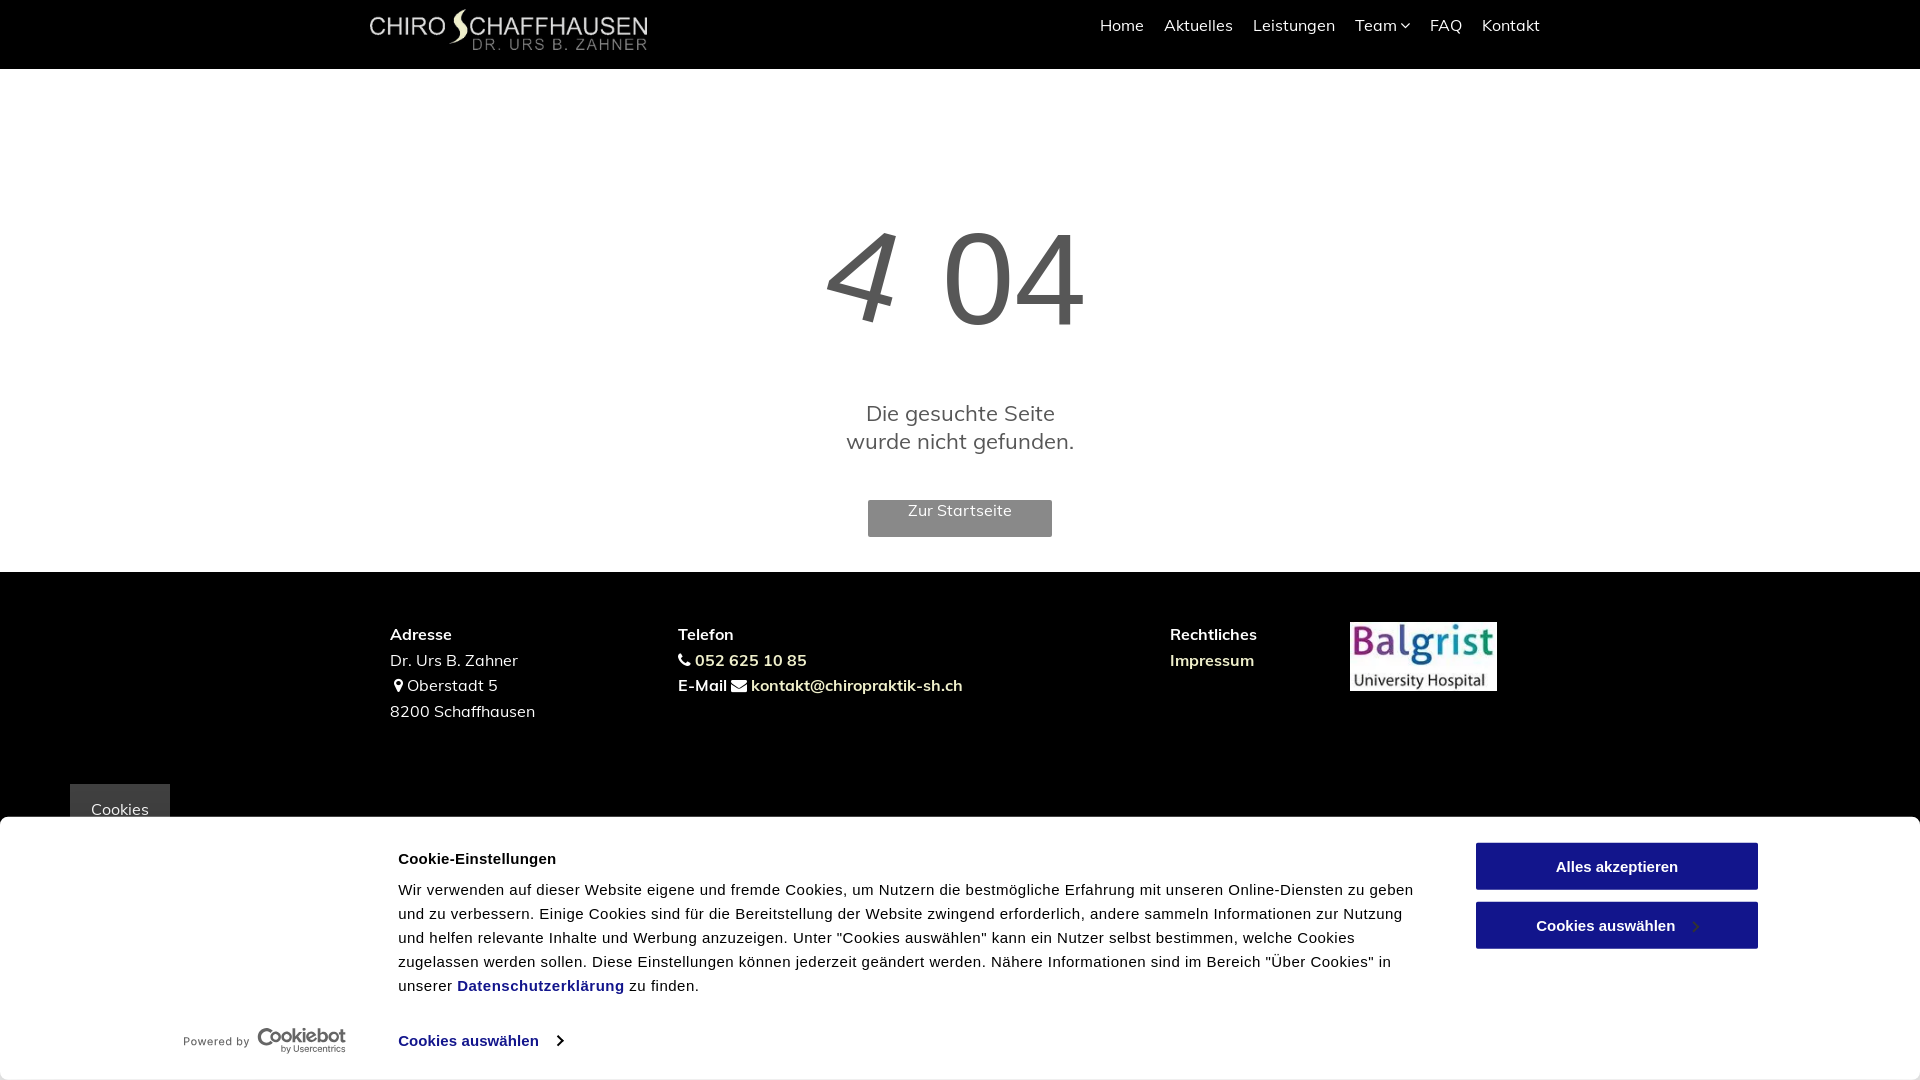  I want to click on 'Cookies', so click(119, 808).